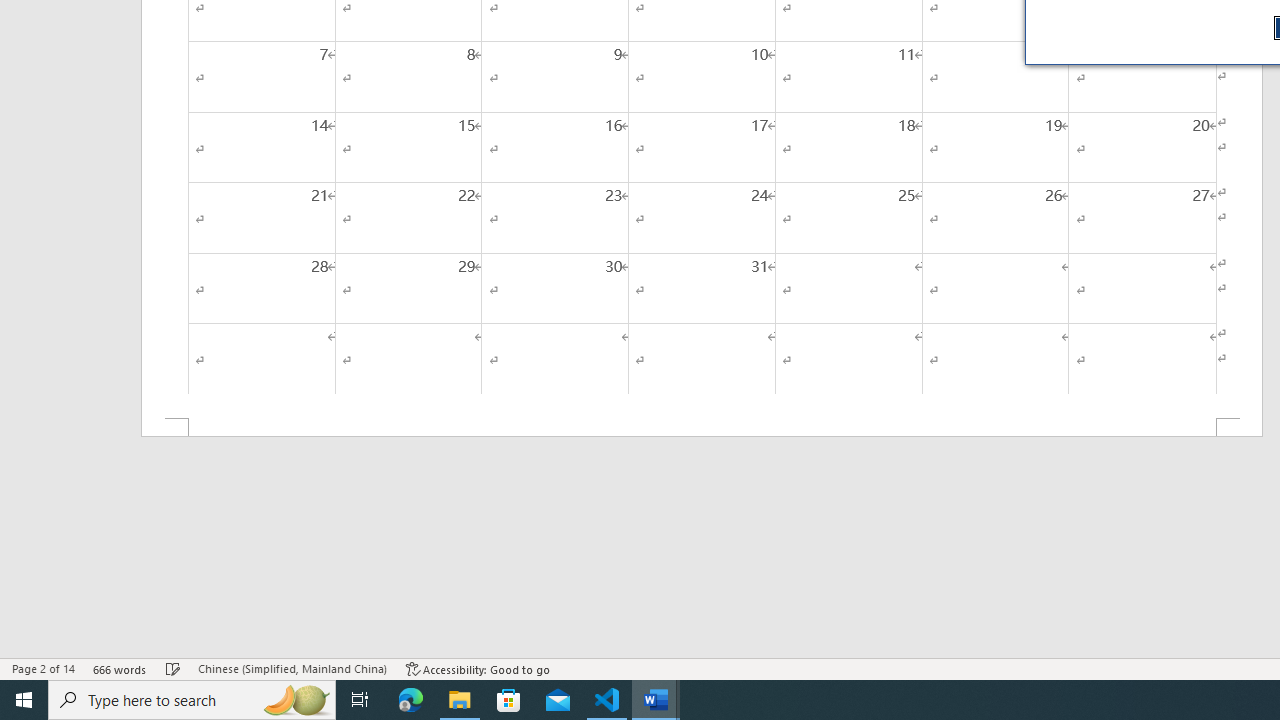 The image size is (1280, 720). I want to click on 'Task View', so click(359, 698).